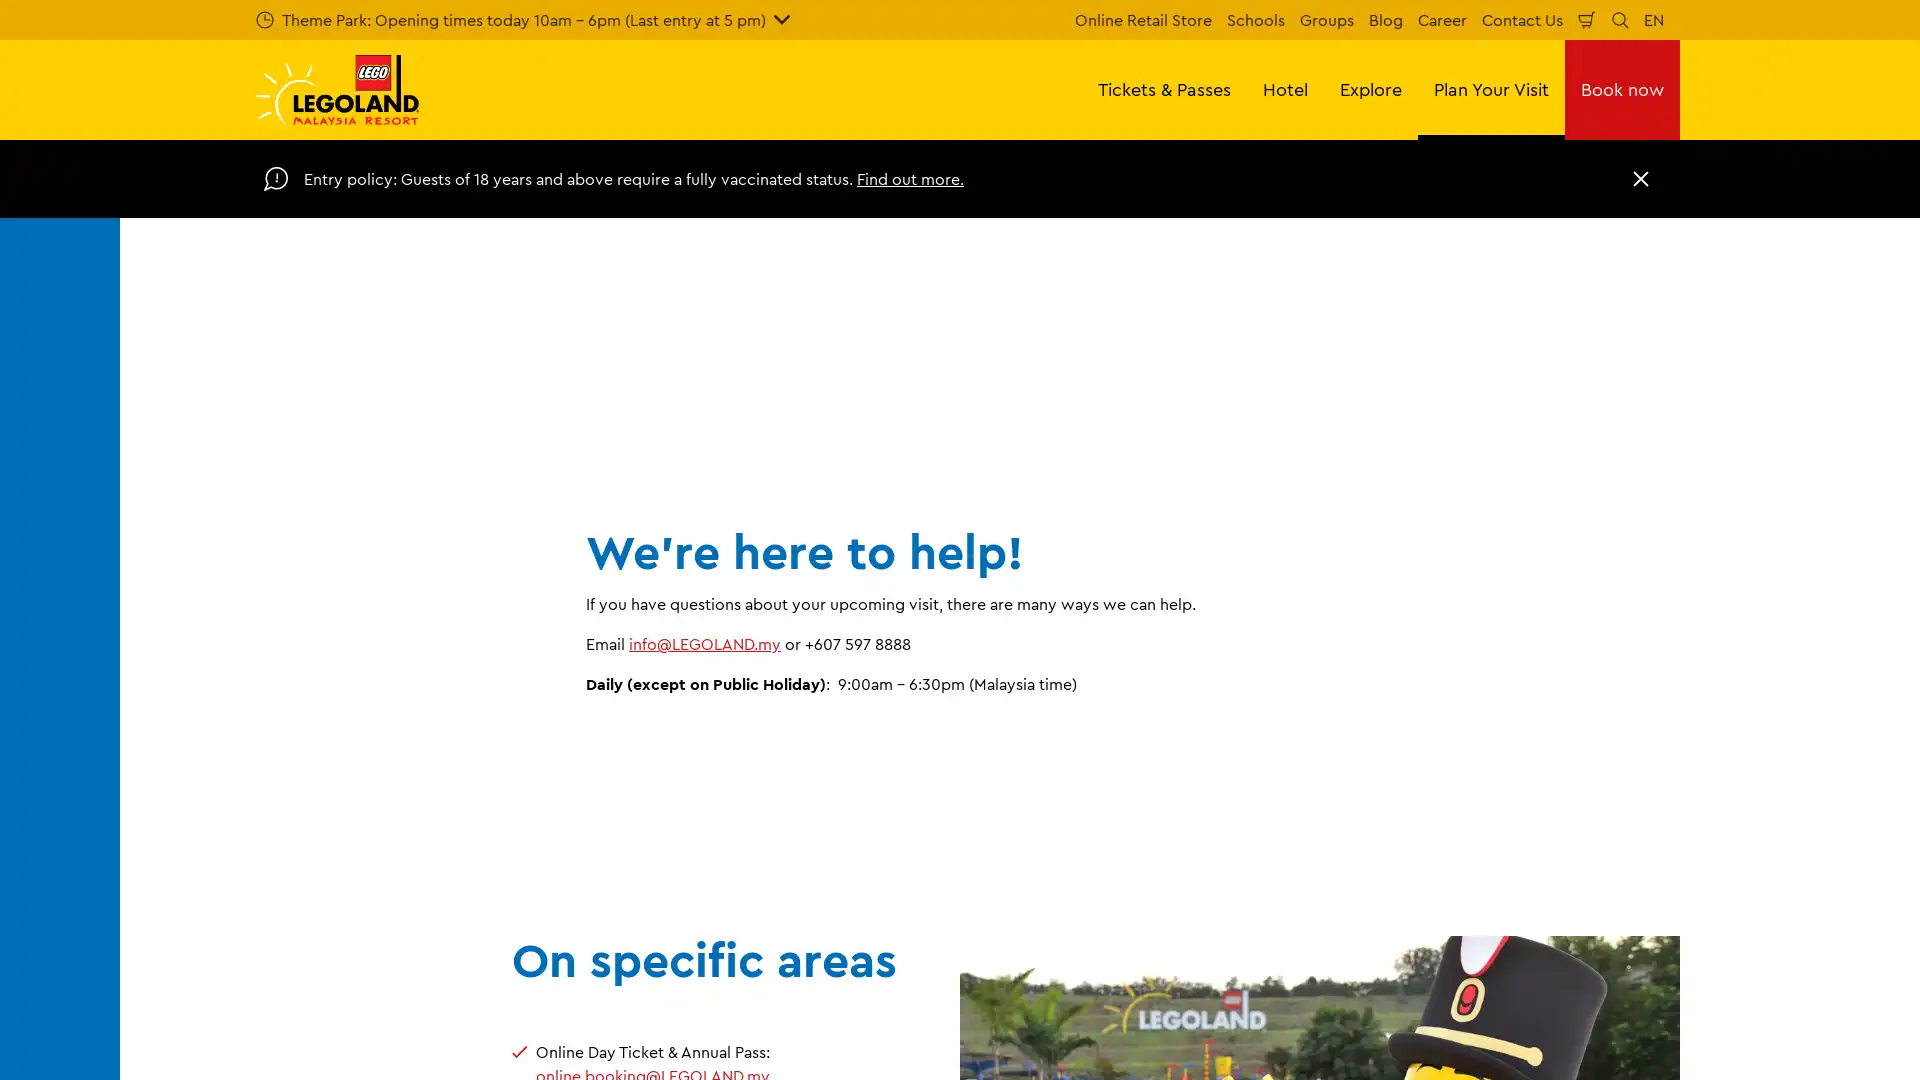 The height and width of the screenshot is (1080, 1920). What do you see at coordinates (1641, 177) in the screenshot?
I see `Close` at bounding box center [1641, 177].